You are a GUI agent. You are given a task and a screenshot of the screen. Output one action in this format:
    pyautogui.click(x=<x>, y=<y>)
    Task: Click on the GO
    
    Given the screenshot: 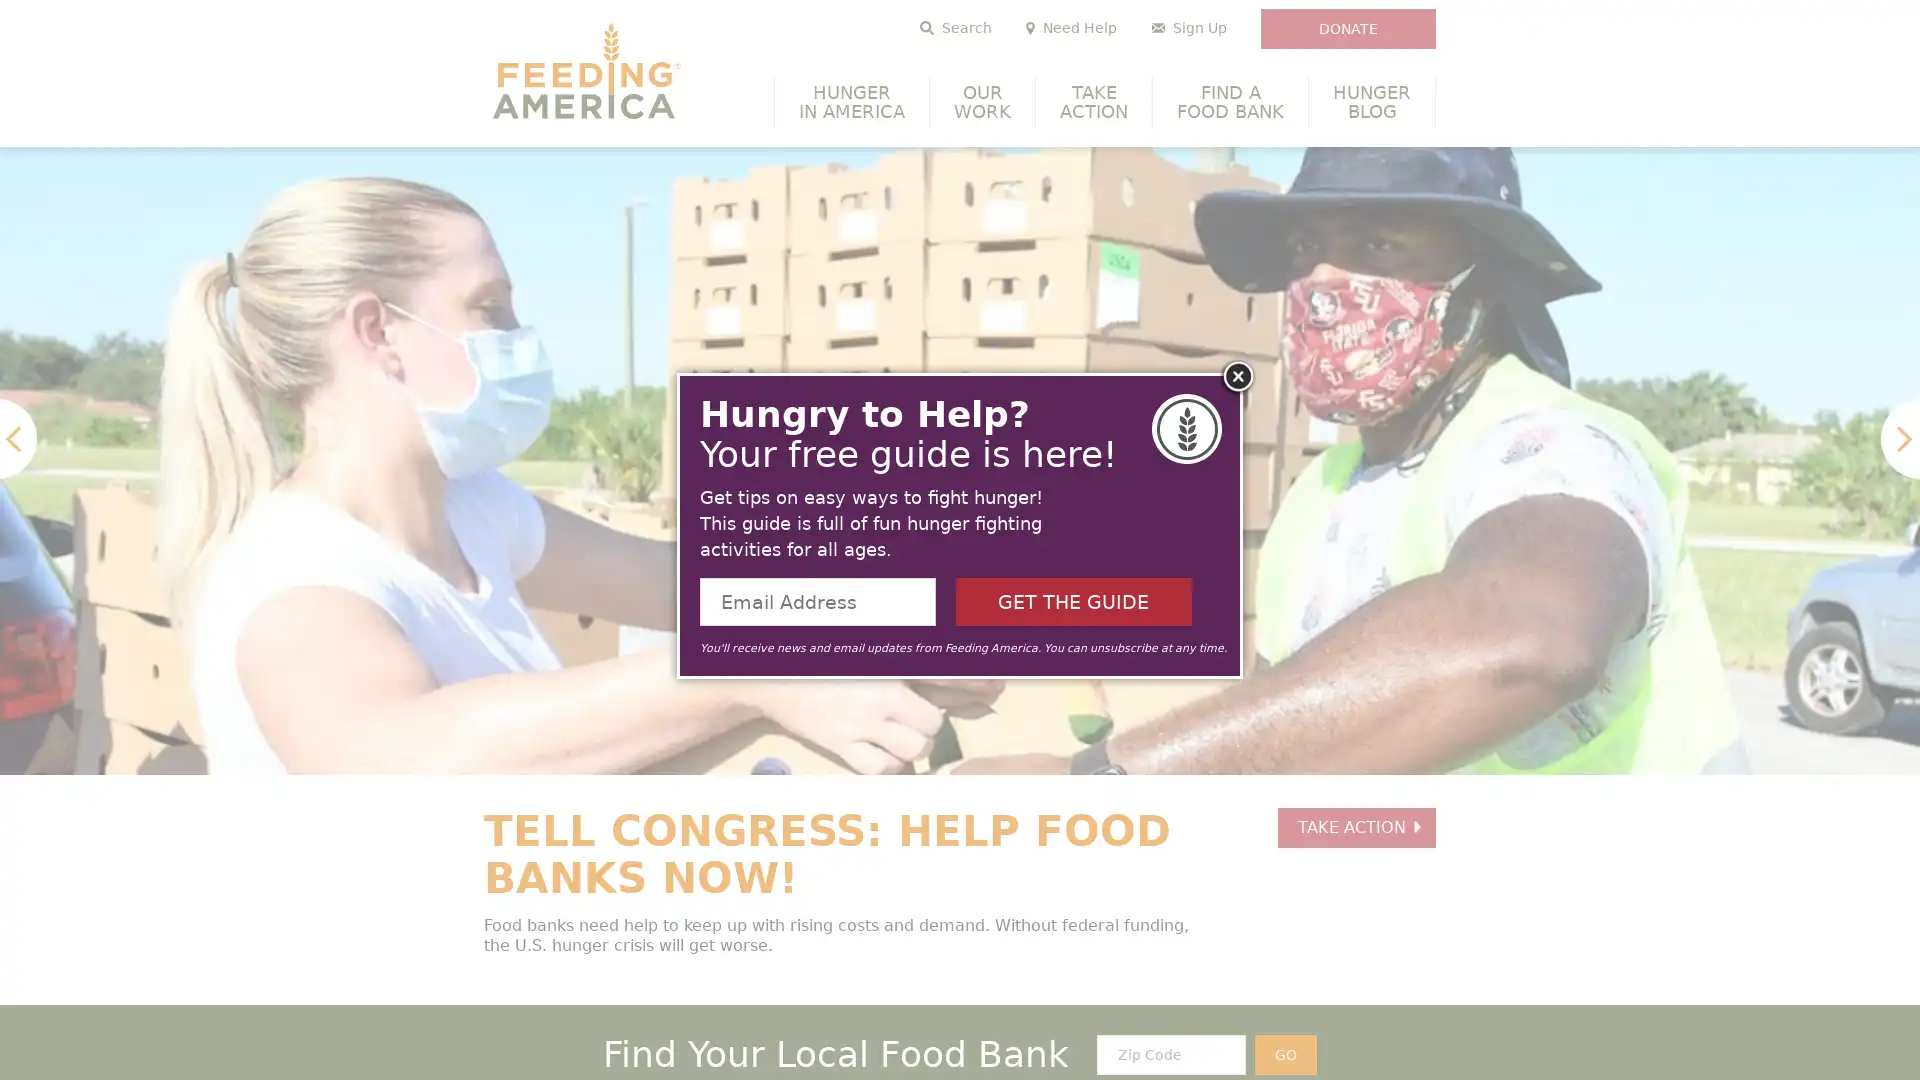 What is the action you would take?
    pyautogui.click(x=1286, y=1054)
    